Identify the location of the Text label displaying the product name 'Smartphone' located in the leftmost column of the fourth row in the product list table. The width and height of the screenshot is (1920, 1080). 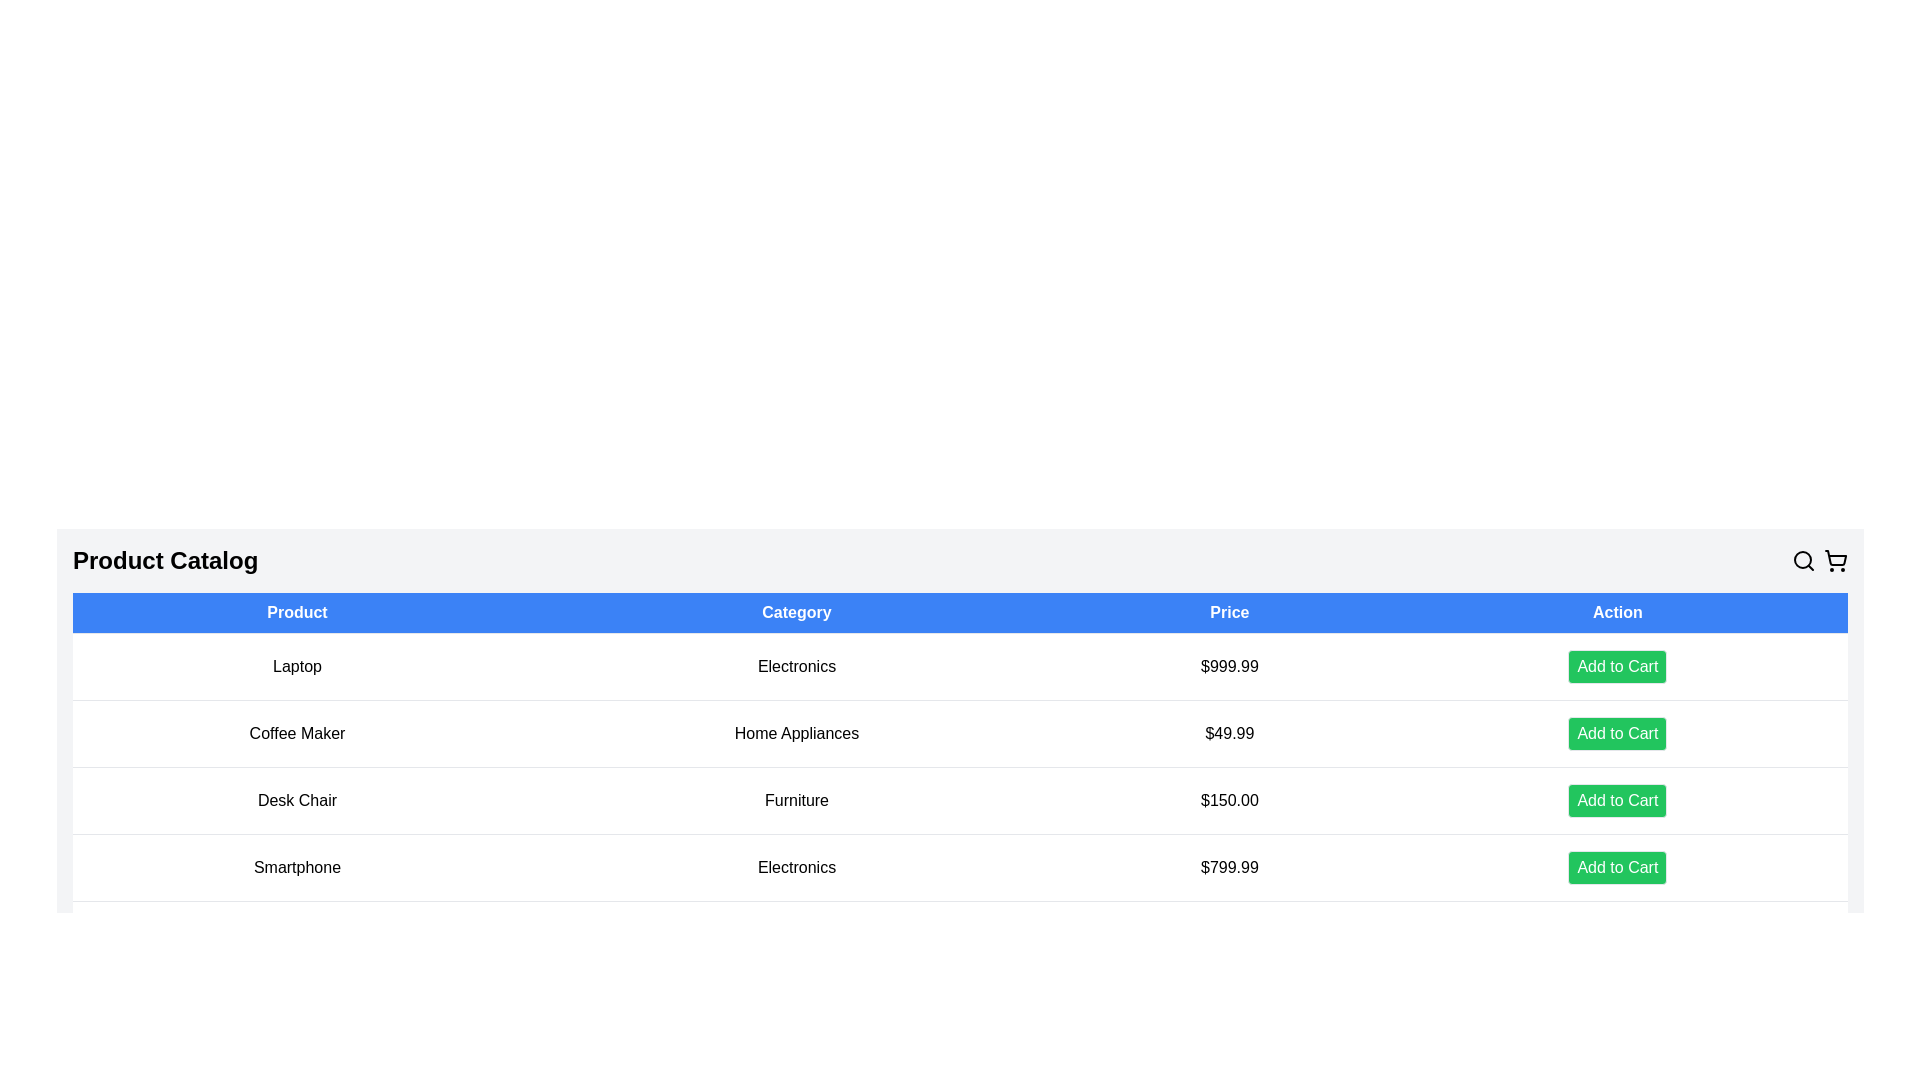
(296, 866).